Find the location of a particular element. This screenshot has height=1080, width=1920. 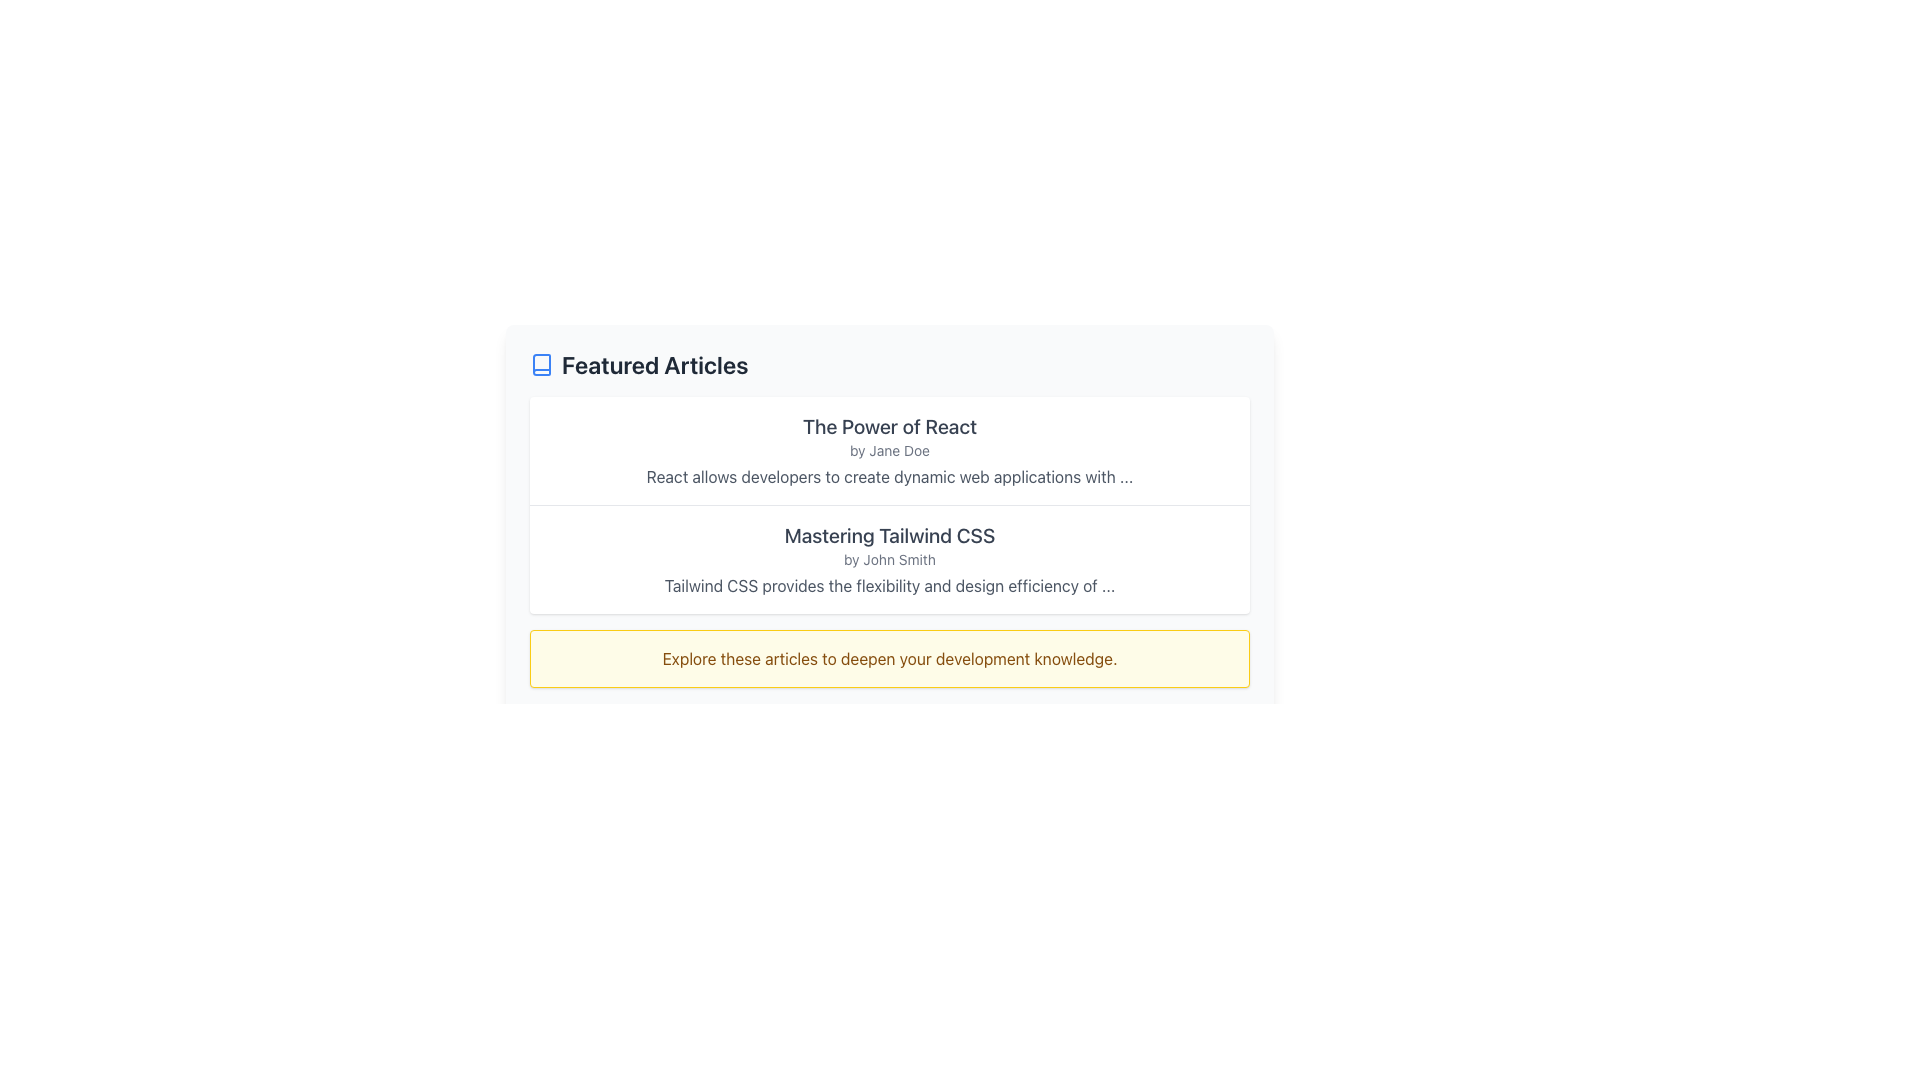

textual content block titled 'The Power of React' which includes the author credit 'by Jane Doe' and a short descriptive text, located at the top of the 'Featured Articles' card is located at coordinates (888, 451).